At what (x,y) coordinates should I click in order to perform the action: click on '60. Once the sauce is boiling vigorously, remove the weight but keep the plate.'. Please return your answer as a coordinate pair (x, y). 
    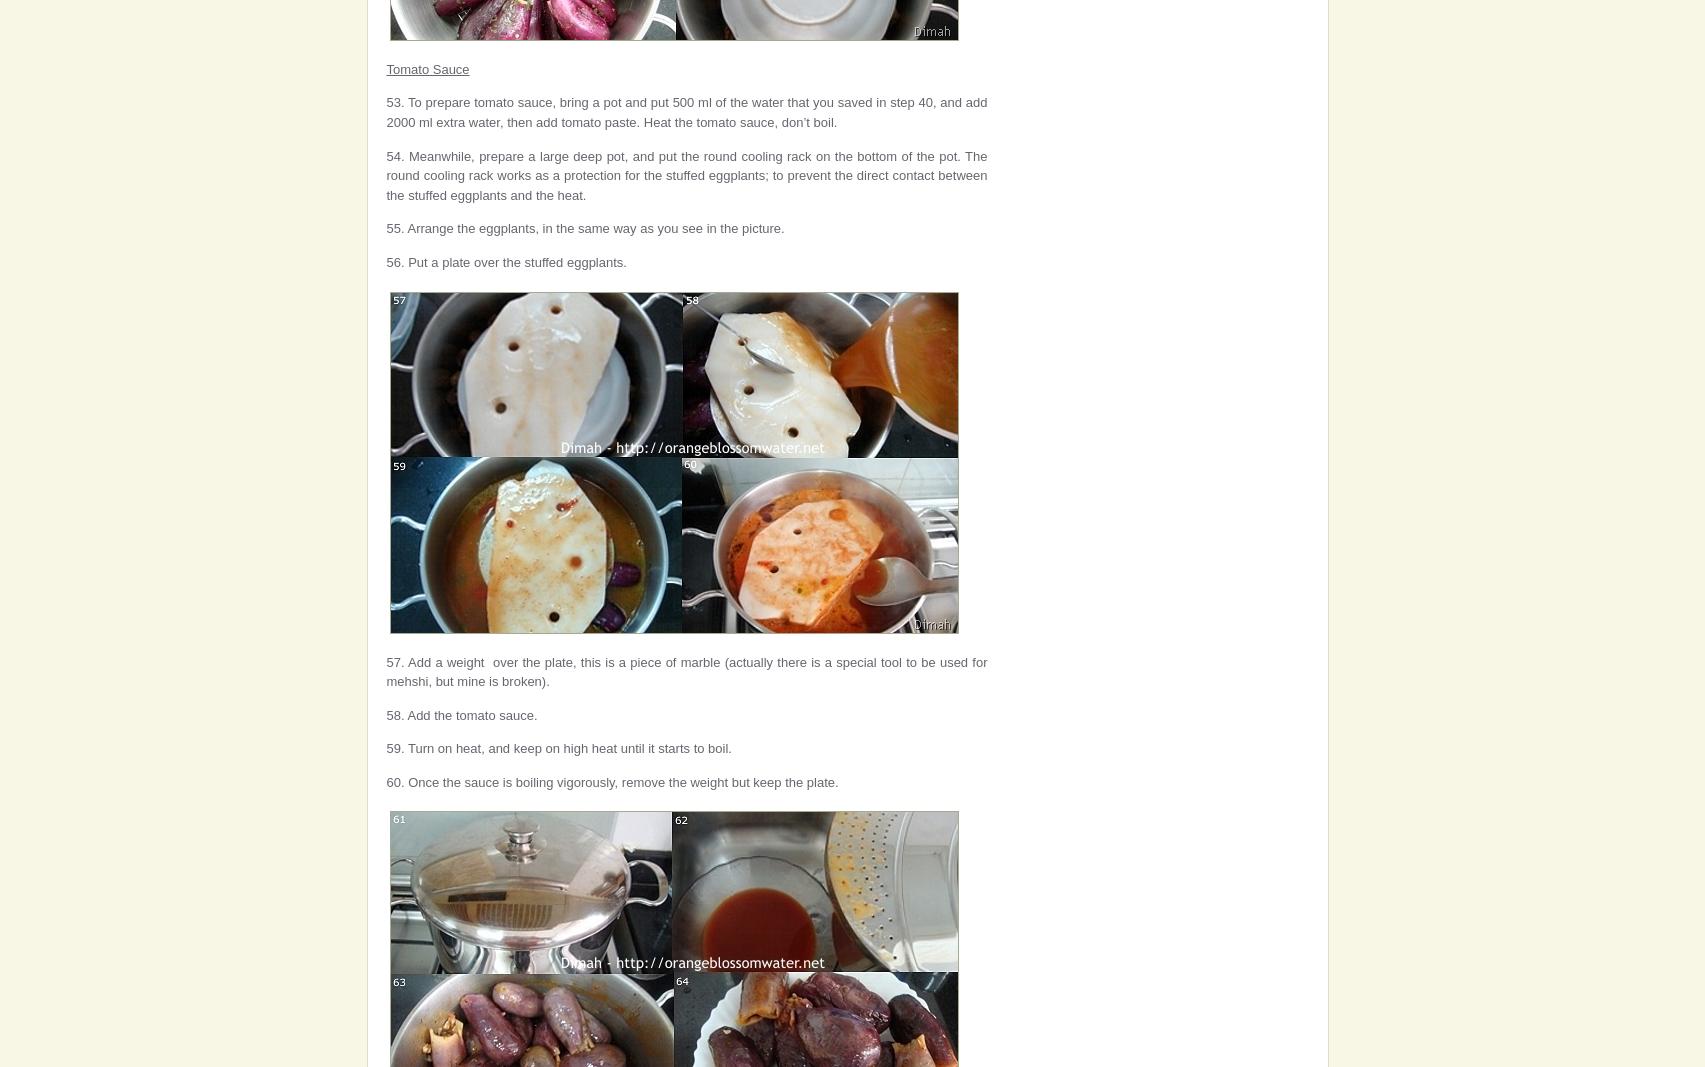
    Looking at the image, I should click on (611, 780).